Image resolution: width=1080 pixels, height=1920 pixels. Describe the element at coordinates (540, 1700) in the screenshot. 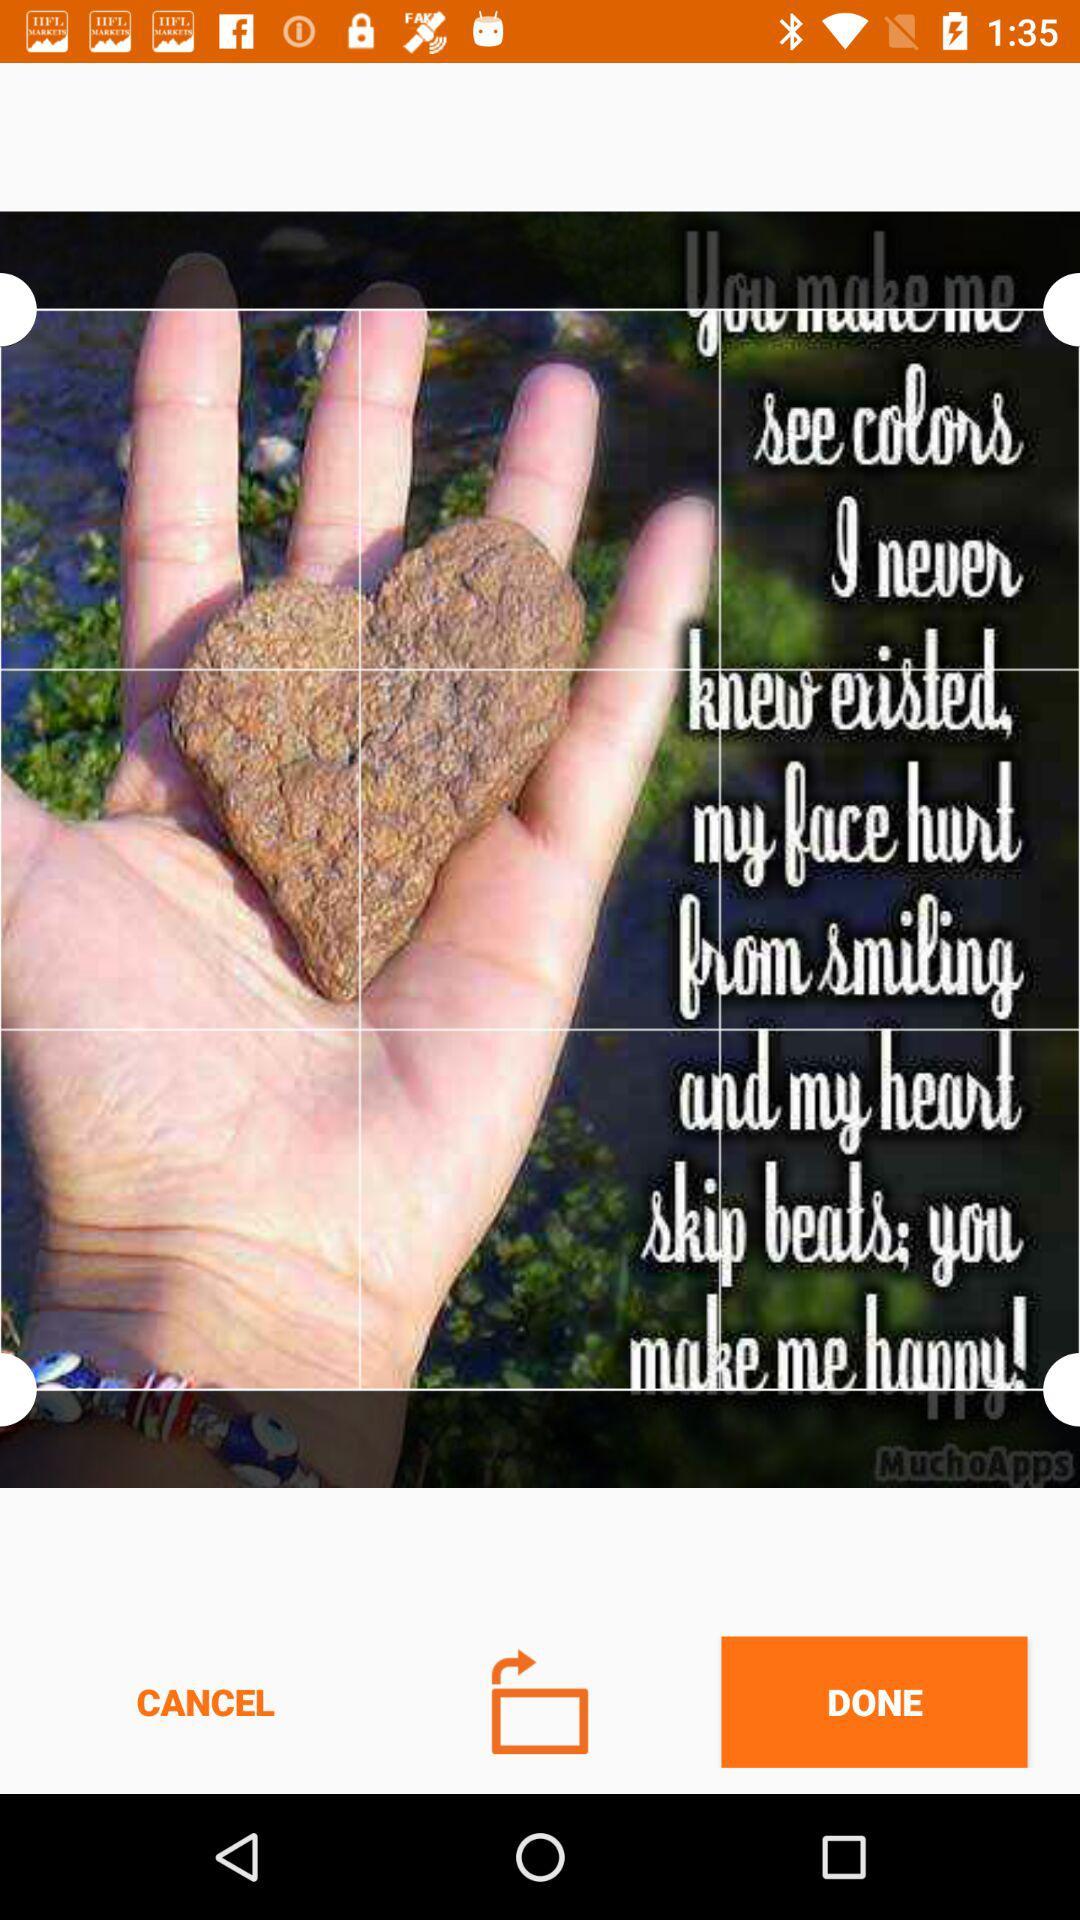

I see `icon to the right of the cancel item` at that location.